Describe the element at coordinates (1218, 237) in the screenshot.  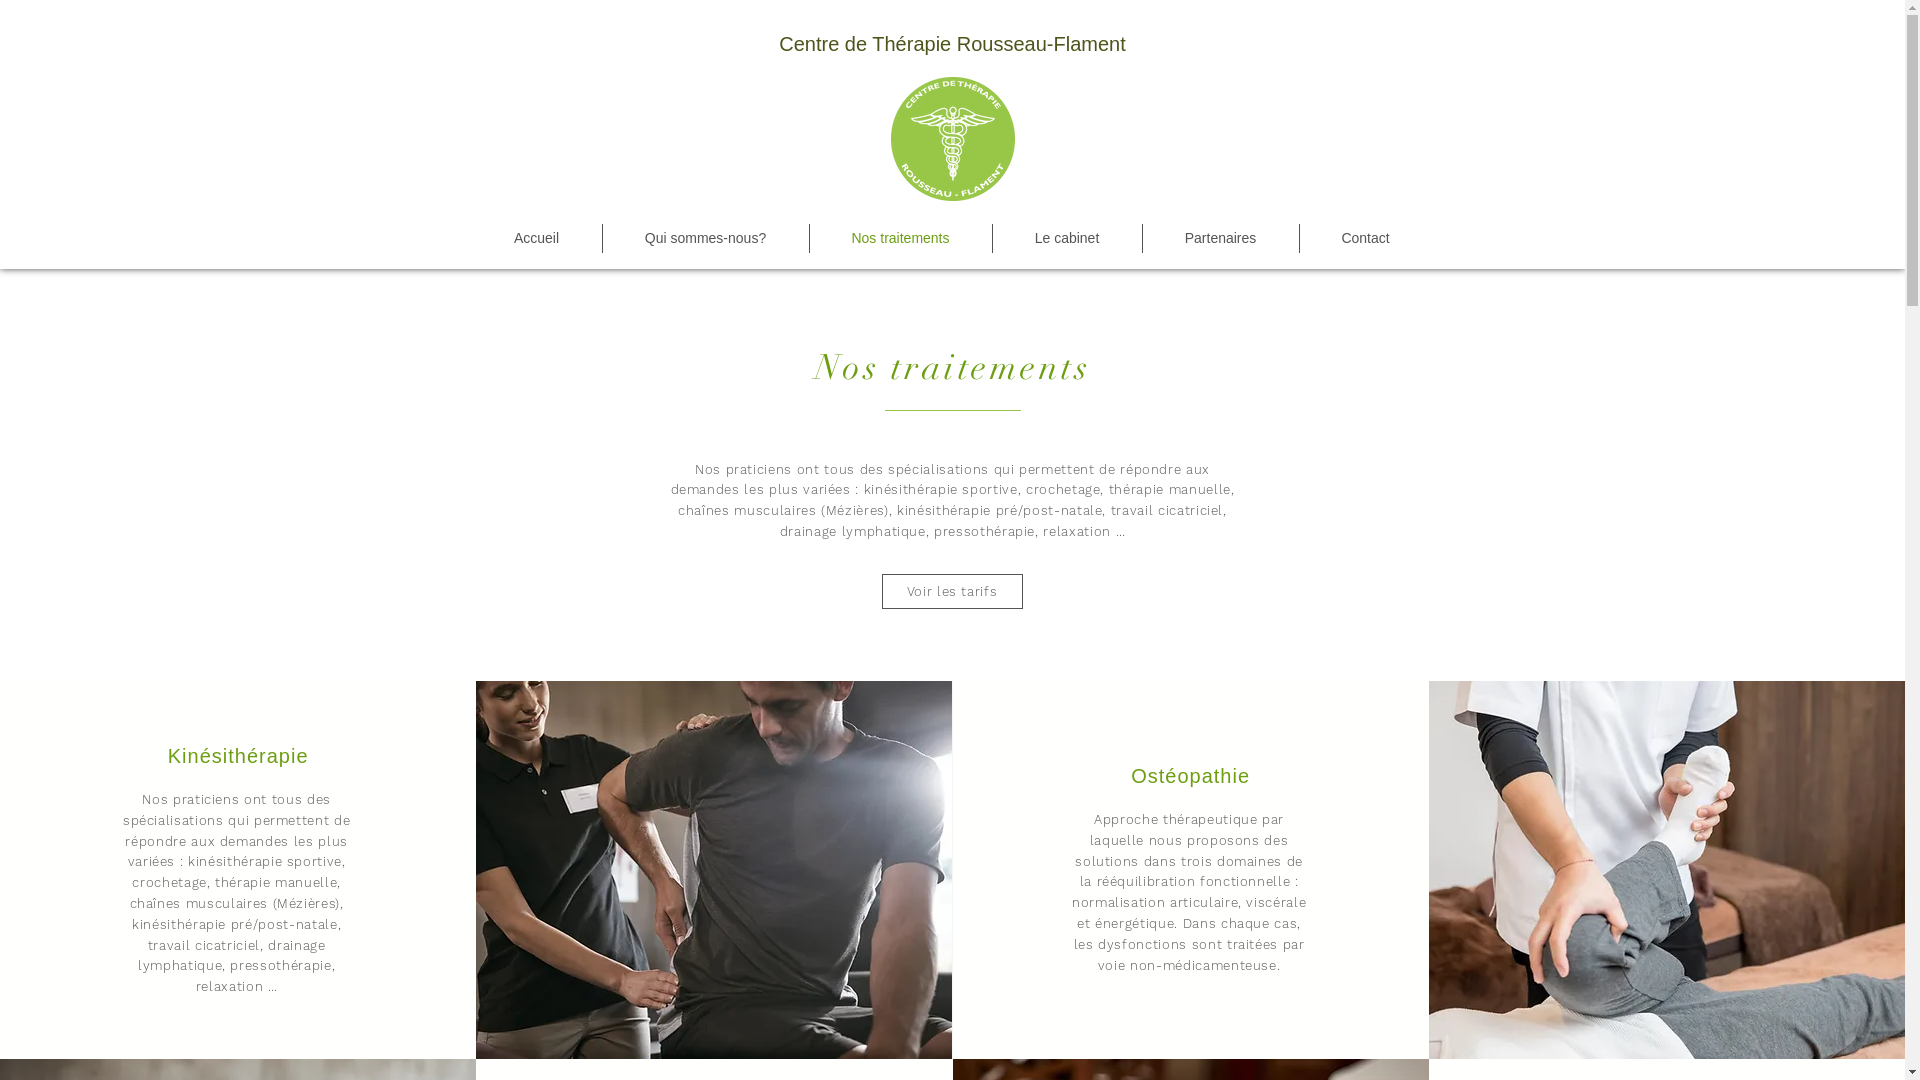
I see `'Partenaires'` at that location.